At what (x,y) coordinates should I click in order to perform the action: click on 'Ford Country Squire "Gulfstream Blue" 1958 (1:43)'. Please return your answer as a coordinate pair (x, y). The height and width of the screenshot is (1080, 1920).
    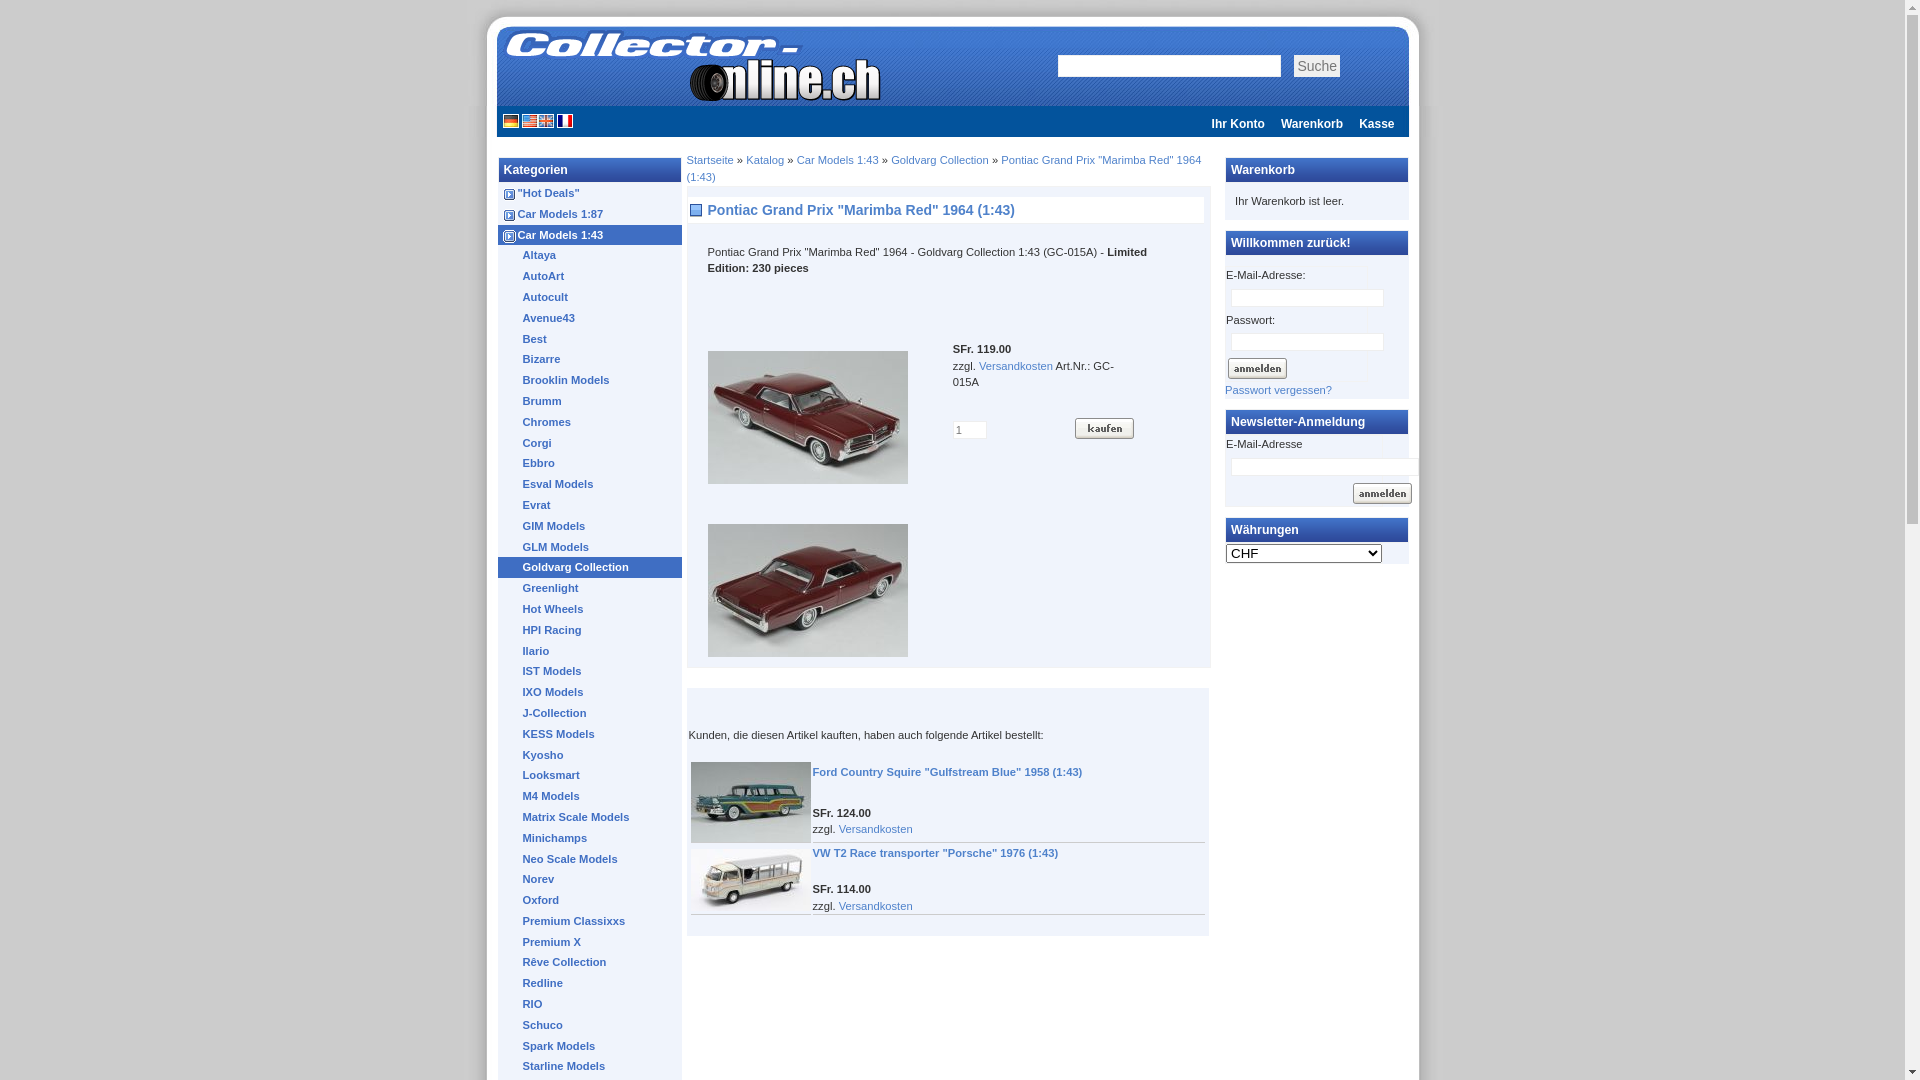
    Looking at the image, I should click on (945, 770).